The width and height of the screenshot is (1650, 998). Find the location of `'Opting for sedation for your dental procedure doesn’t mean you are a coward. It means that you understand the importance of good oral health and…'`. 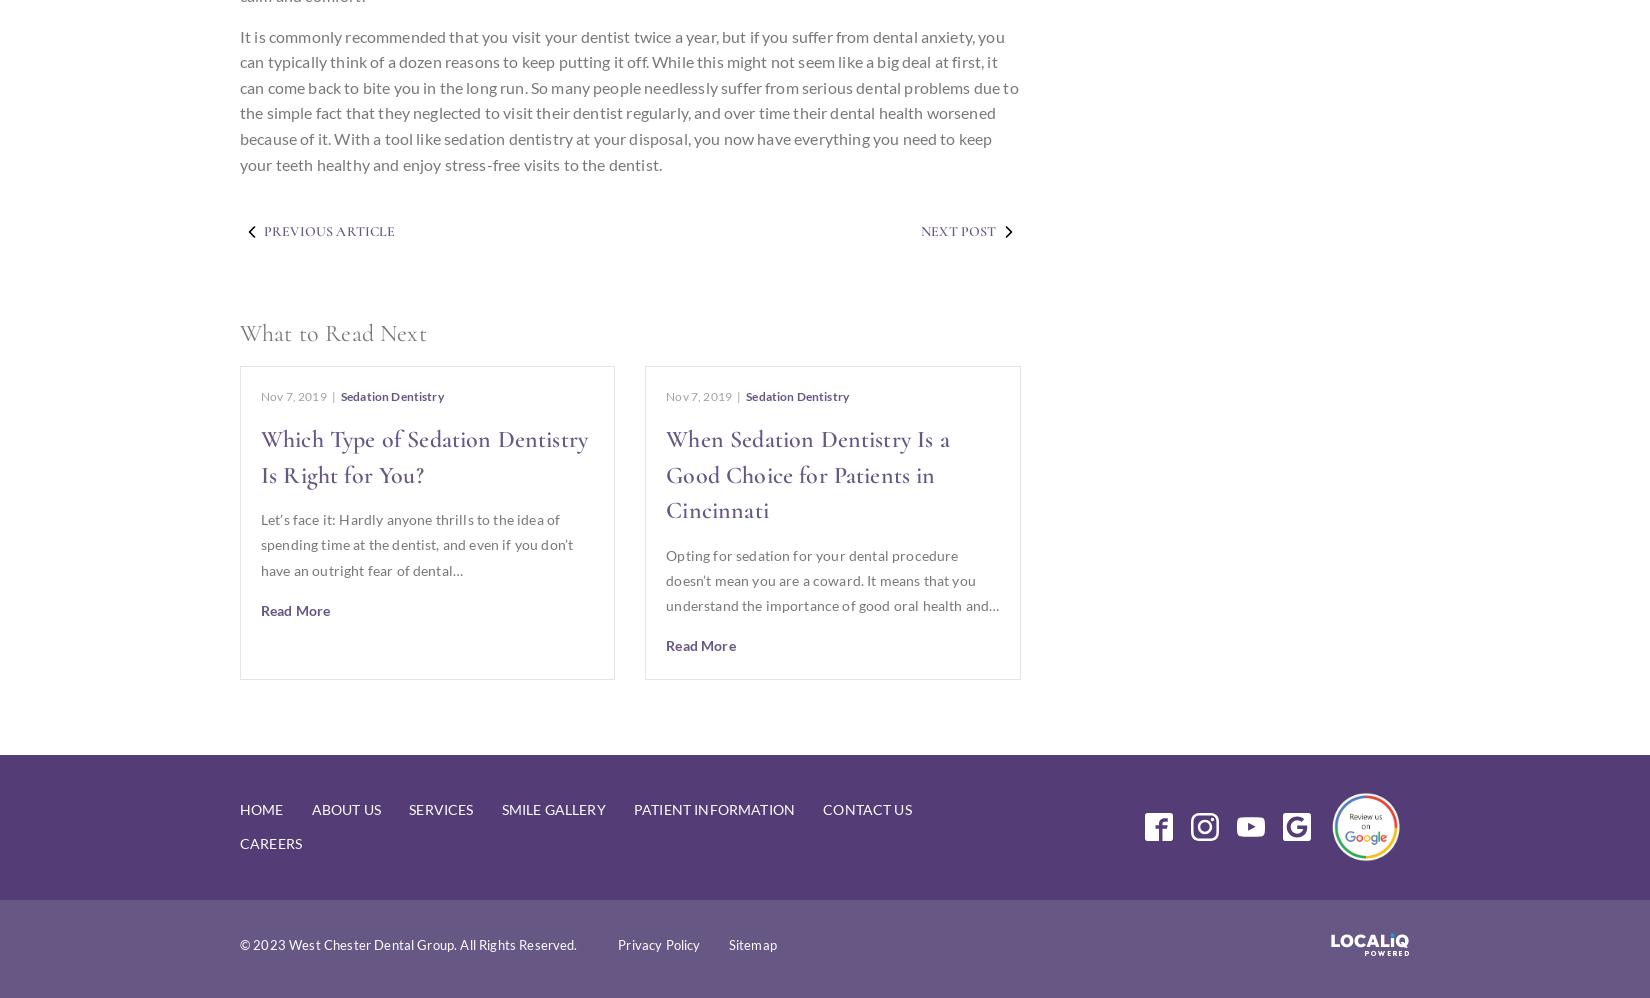

'Opting for sedation for your dental procedure doesn’t mean you are a coward. It means that you understand the importance of good oral health and…' is located at coordinates (832, 579).